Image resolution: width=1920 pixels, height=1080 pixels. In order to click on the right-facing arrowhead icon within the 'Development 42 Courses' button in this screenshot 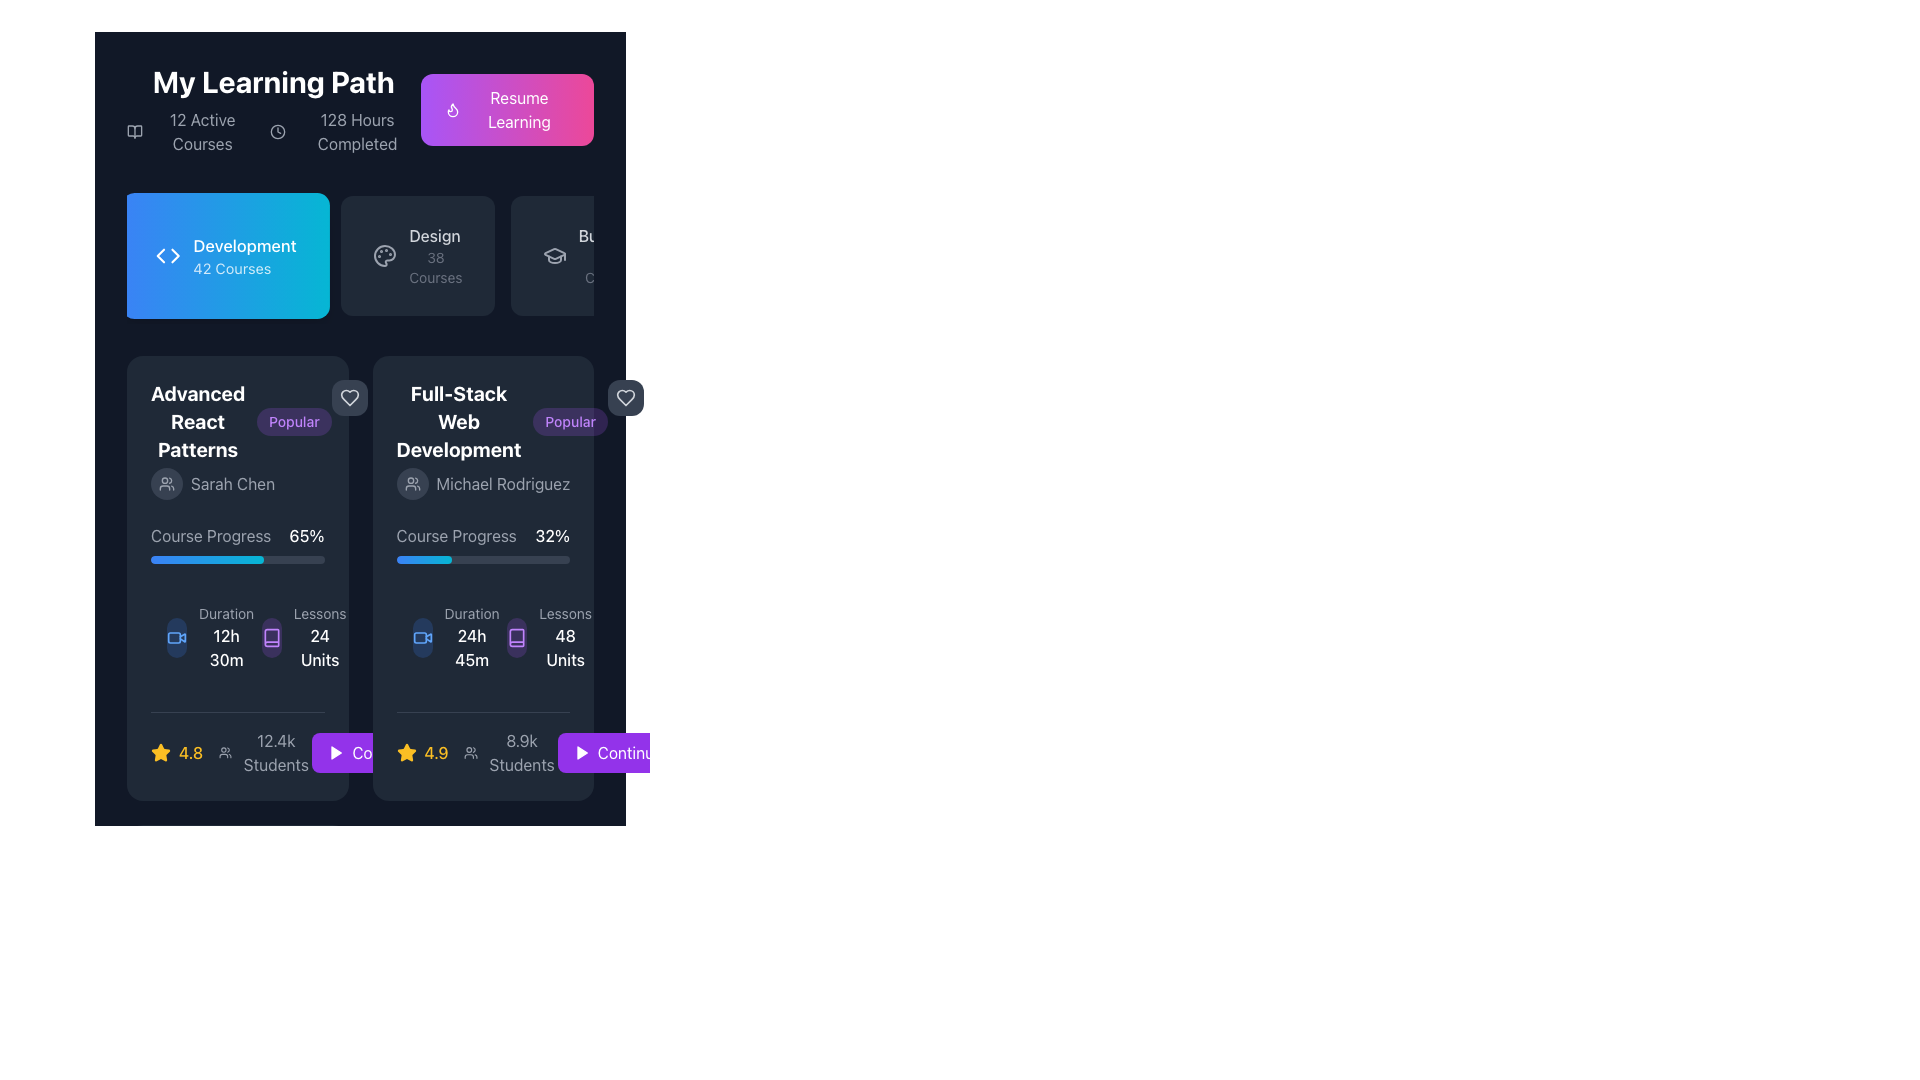, I will do `click(175, 254)`.